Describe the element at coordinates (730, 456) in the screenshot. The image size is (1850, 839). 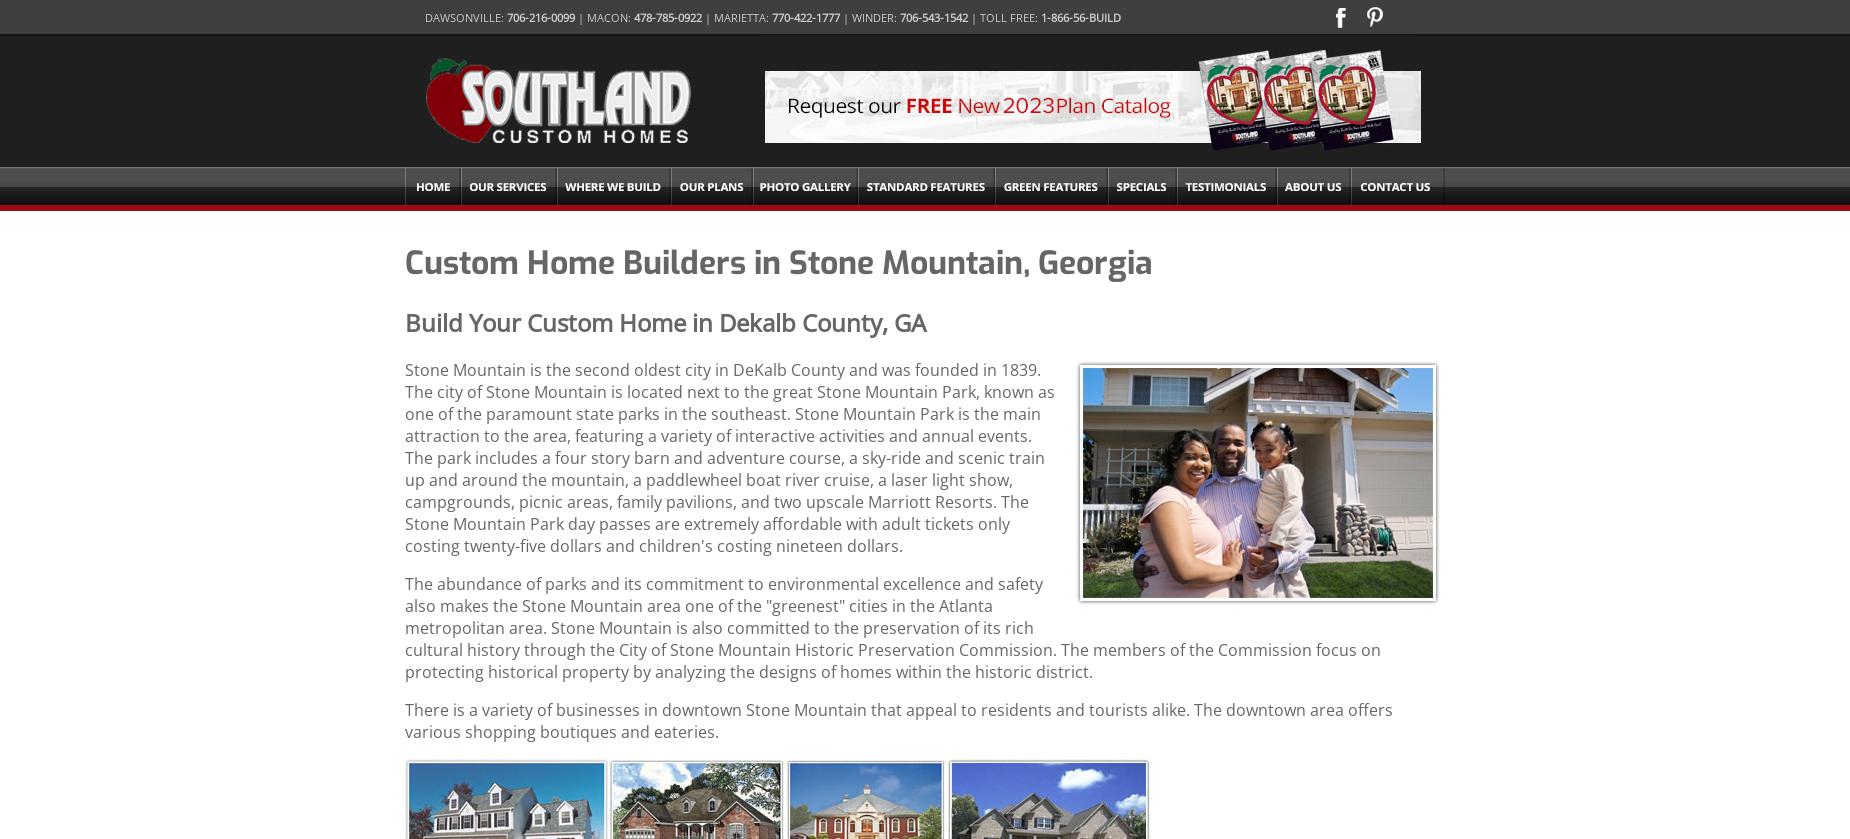
I see `'Stone Mountain is the second oldest city in DeKalb County and was founded in 1839.  The city of Stone Mountain is located next to the great Stone Mountain Park, known as one of the paramount state parks in the southeast.  Stone Mountain Park is the main attraction to the area, featuring a variety of interactive activities and annual events.  The park includes a four story barn and adventure course, a sky-ride and scenic train up and around the mountain, a paddlewheel boat river cruise, a laser light show, campgrounds, picnic areas, family pavilions, and two upscale Marriott Resorts.  The Stone Mountain Park day passes are extremely affordable with adult tickets only costing twenty-five dollars and children's costing nineteen dollars.'` at that location.